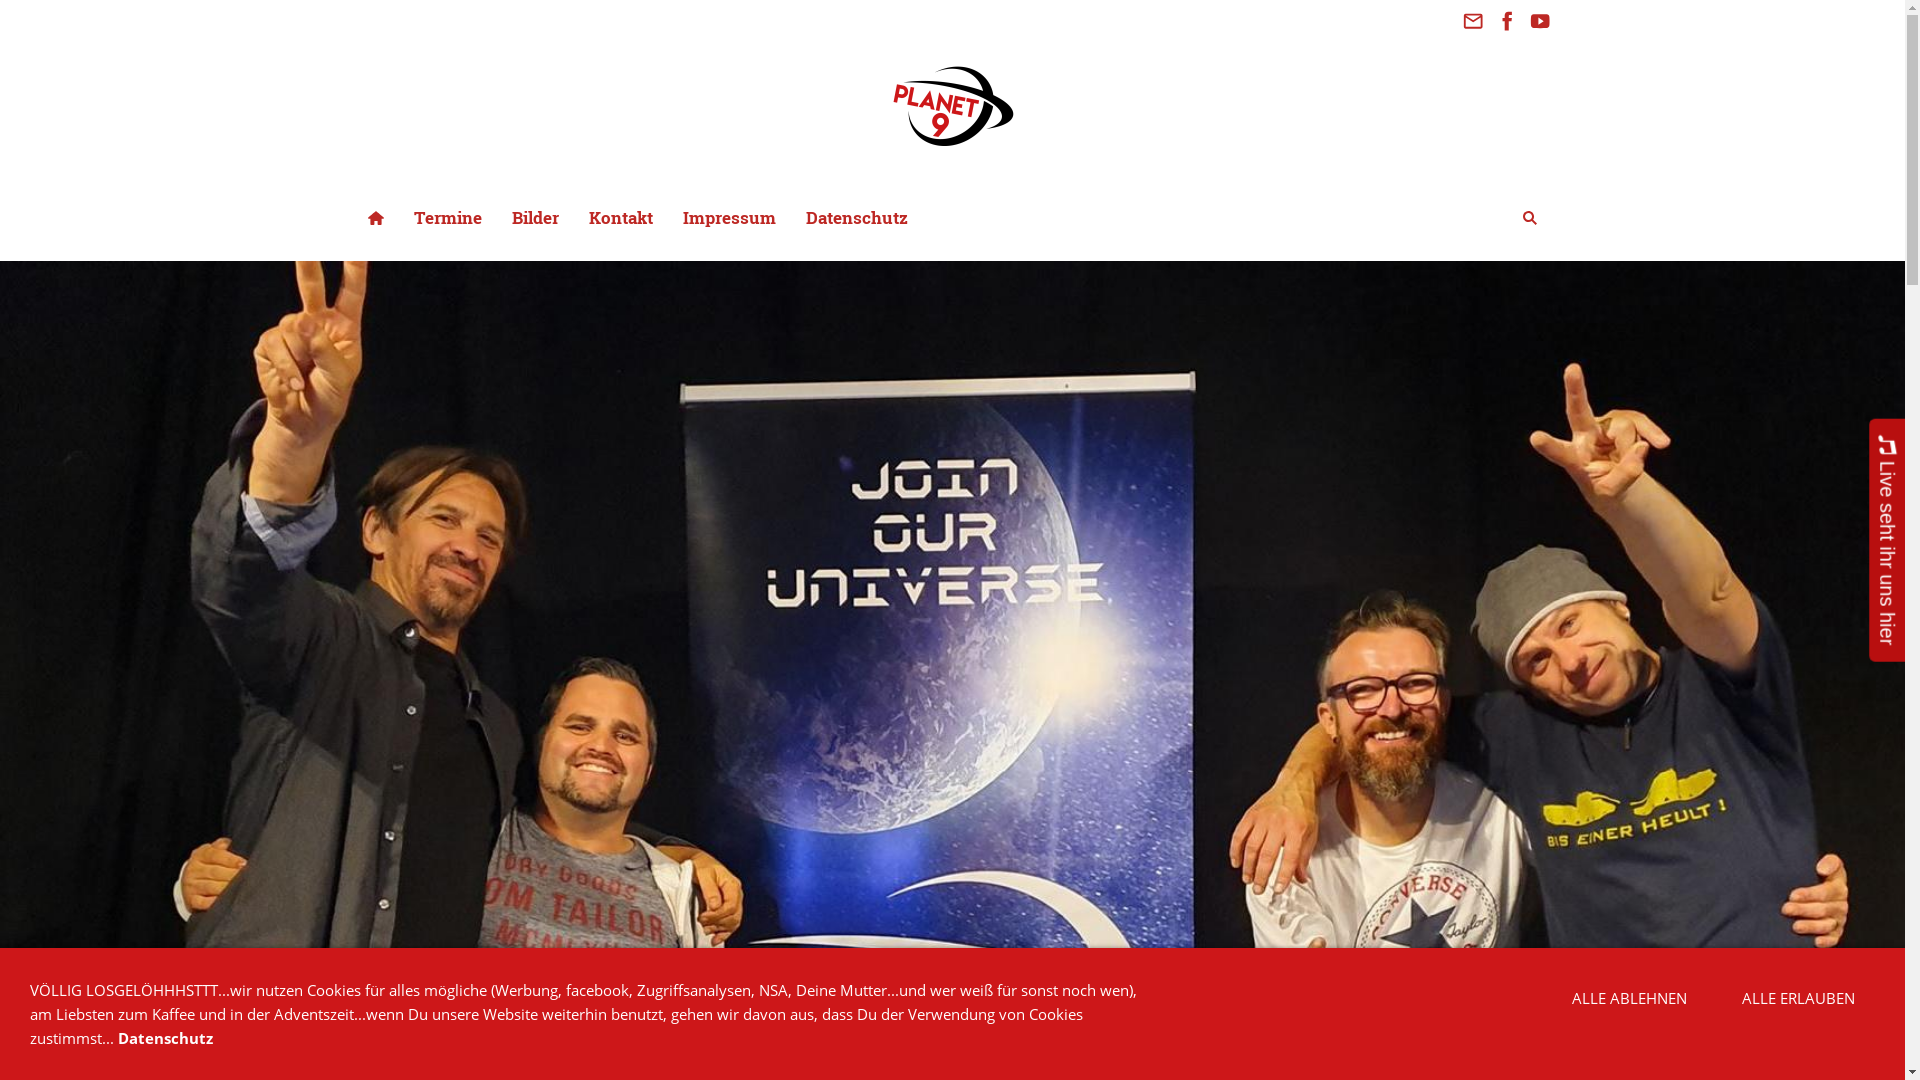  What do you see at coordinates (445, 217) in the screenshot?
I see `'Termine'` at bounding box center [445, 217].